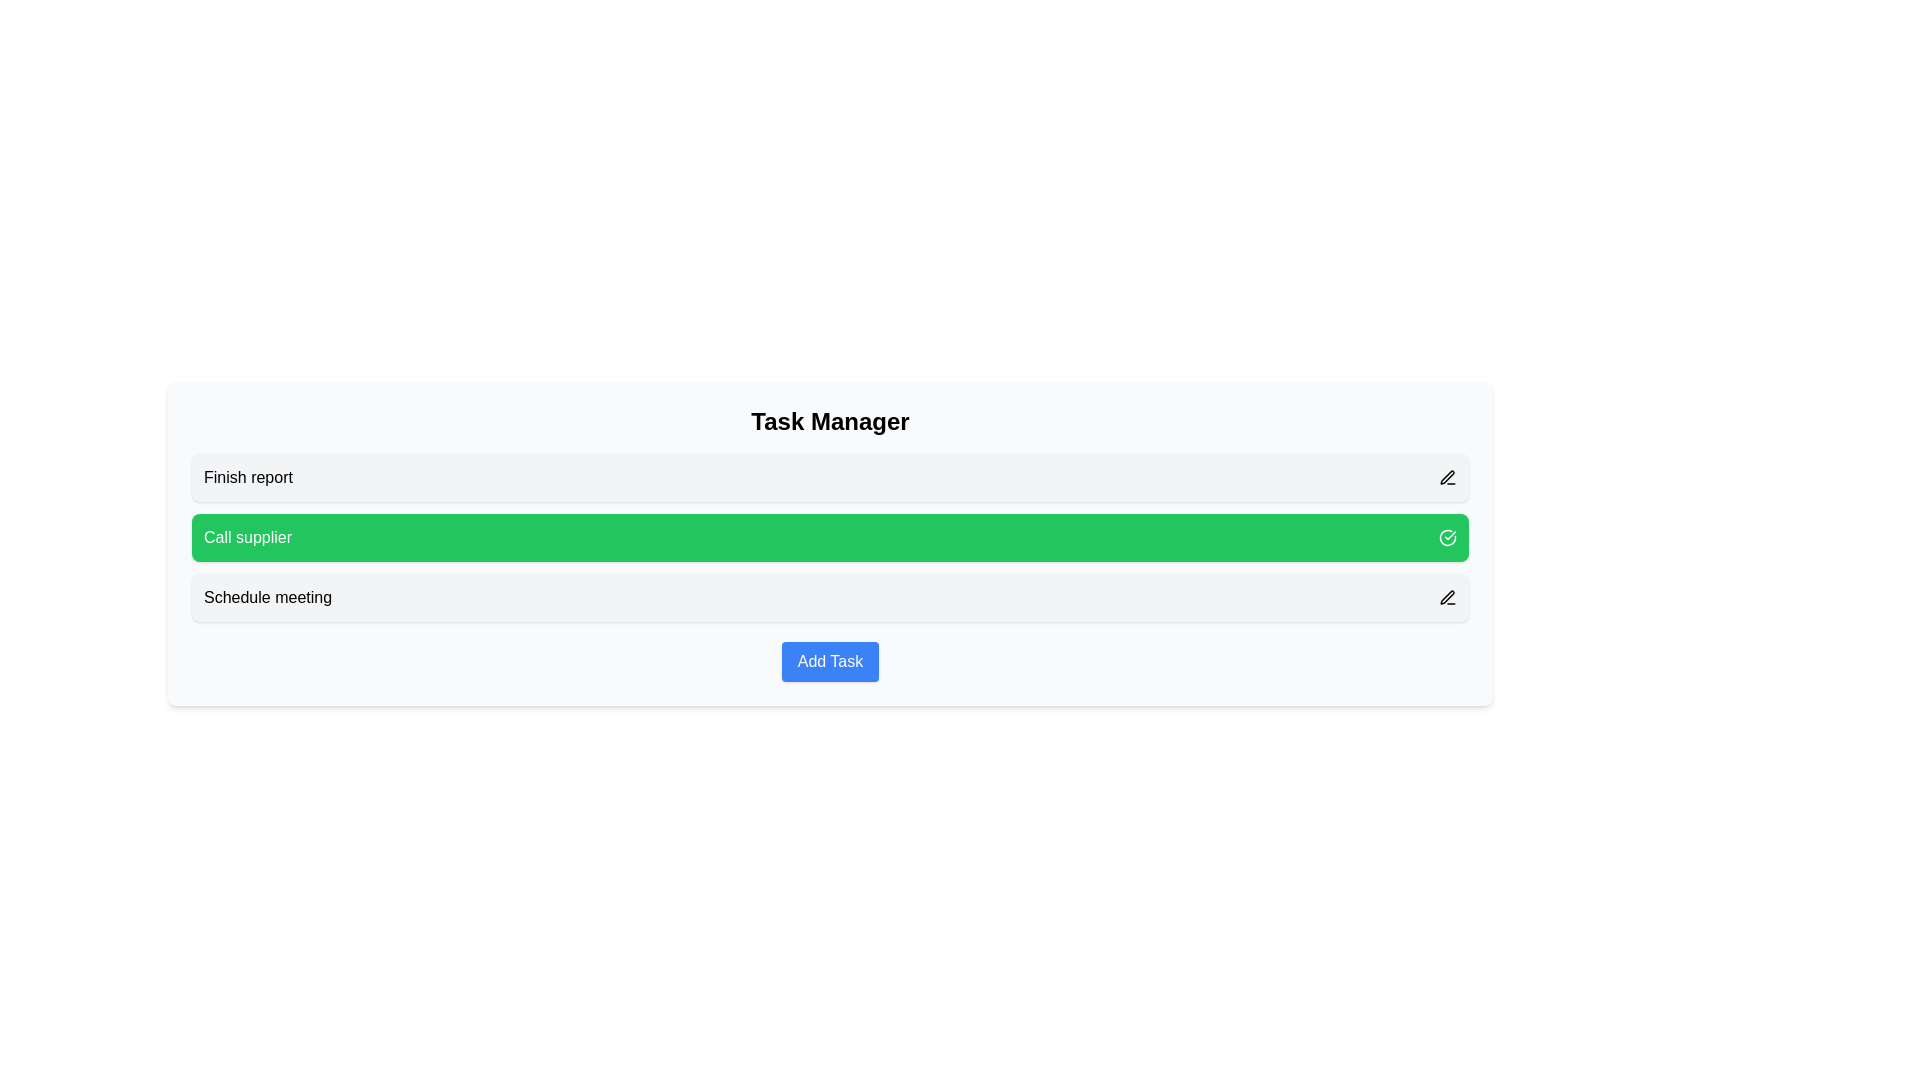 This screenshot has width=1920, height=1080. I want to click on 'Add Task' button to add a new task, so click(830, 662).